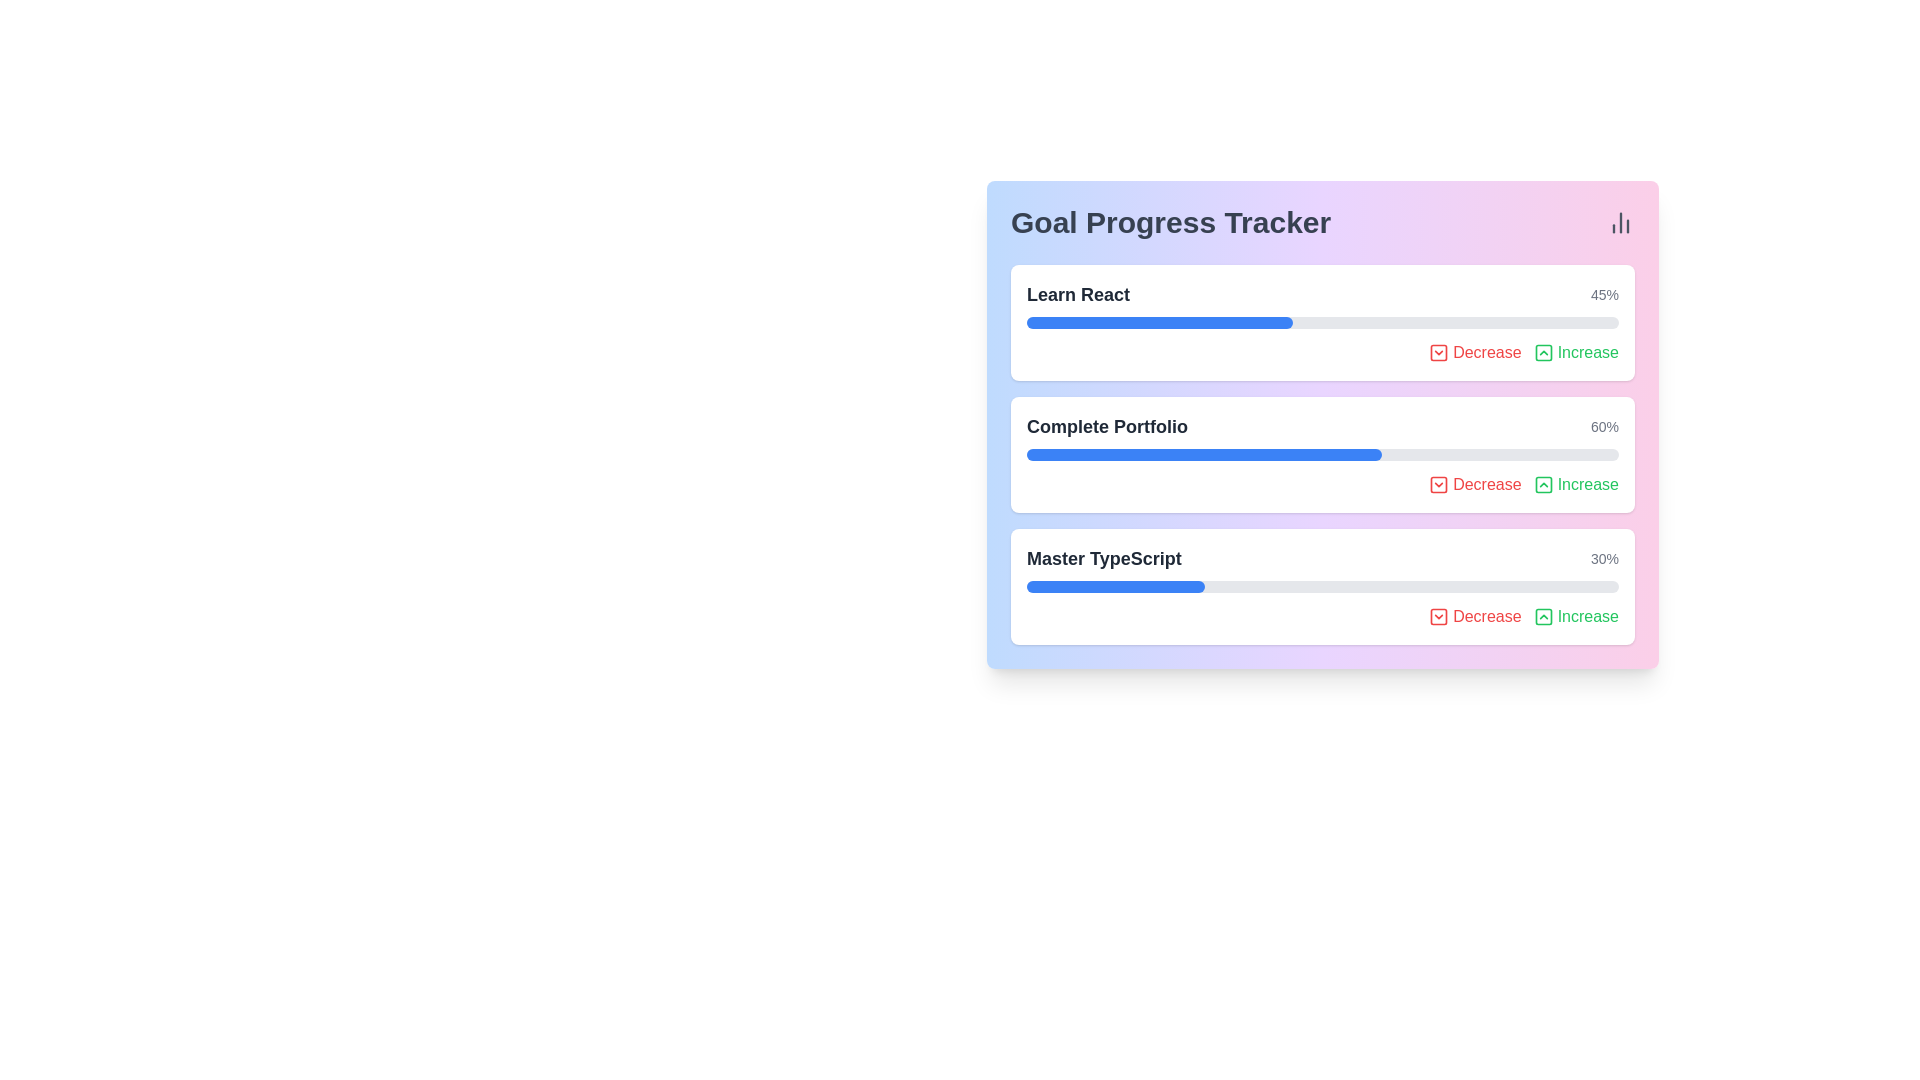 The image size is (1920, 1080). I want to click on the blue rounded progress bar segment representing 60% completion within the gray progress bar labeled 'Complete Portfolio', so click(1203, 455).